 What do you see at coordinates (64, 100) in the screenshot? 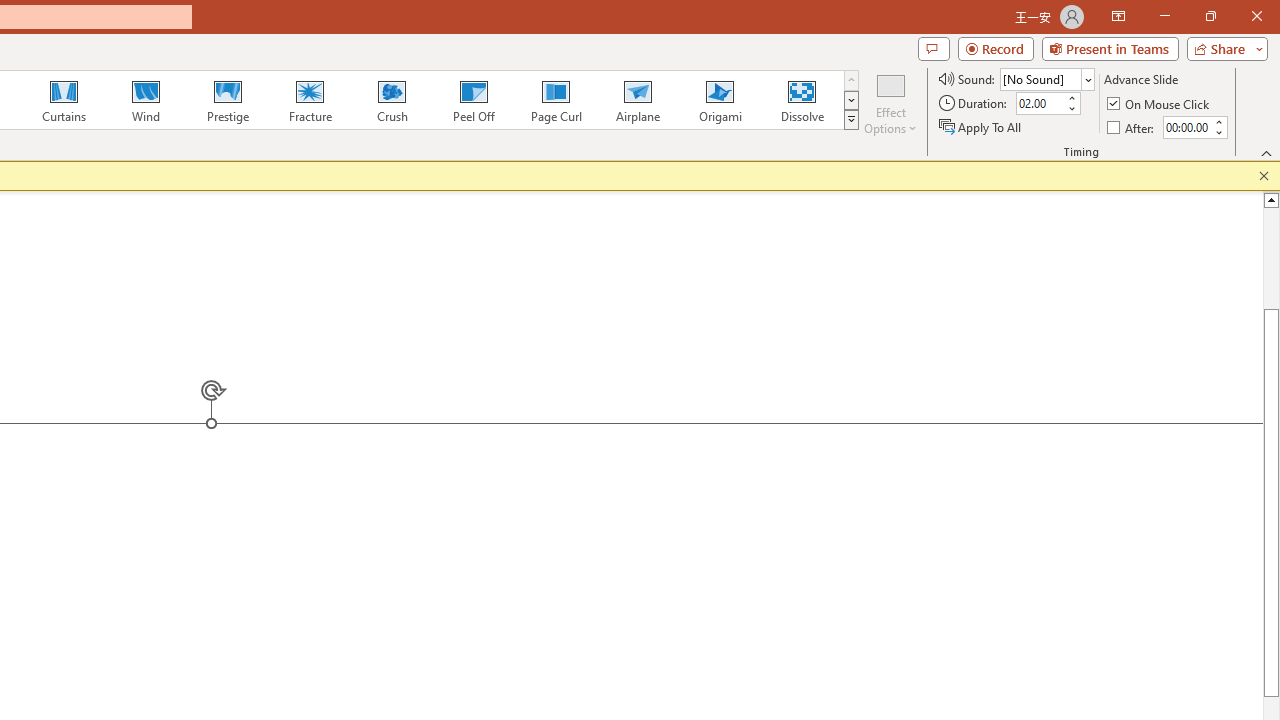
I see `'Curtains'` at bounding box center [64, 100].